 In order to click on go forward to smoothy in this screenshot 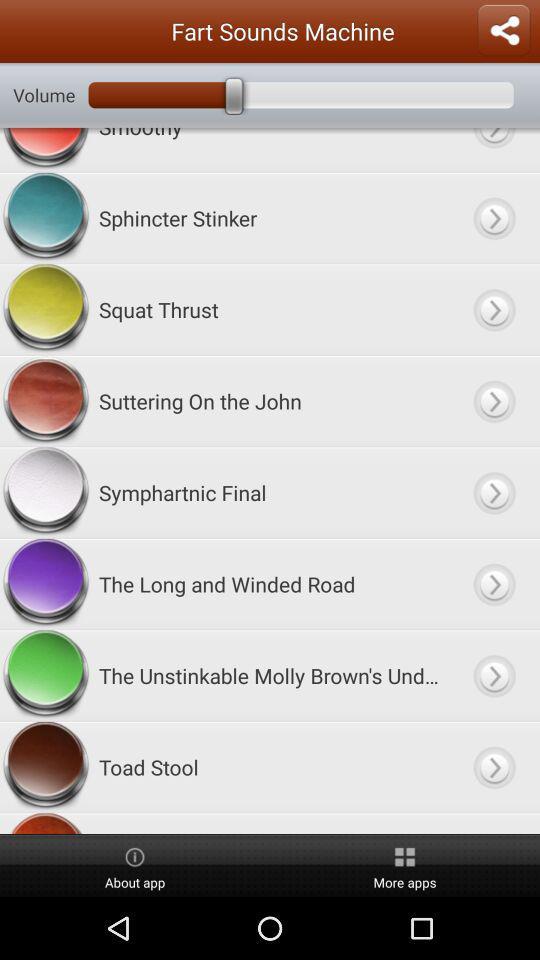, I will do `click(493, 149)`.